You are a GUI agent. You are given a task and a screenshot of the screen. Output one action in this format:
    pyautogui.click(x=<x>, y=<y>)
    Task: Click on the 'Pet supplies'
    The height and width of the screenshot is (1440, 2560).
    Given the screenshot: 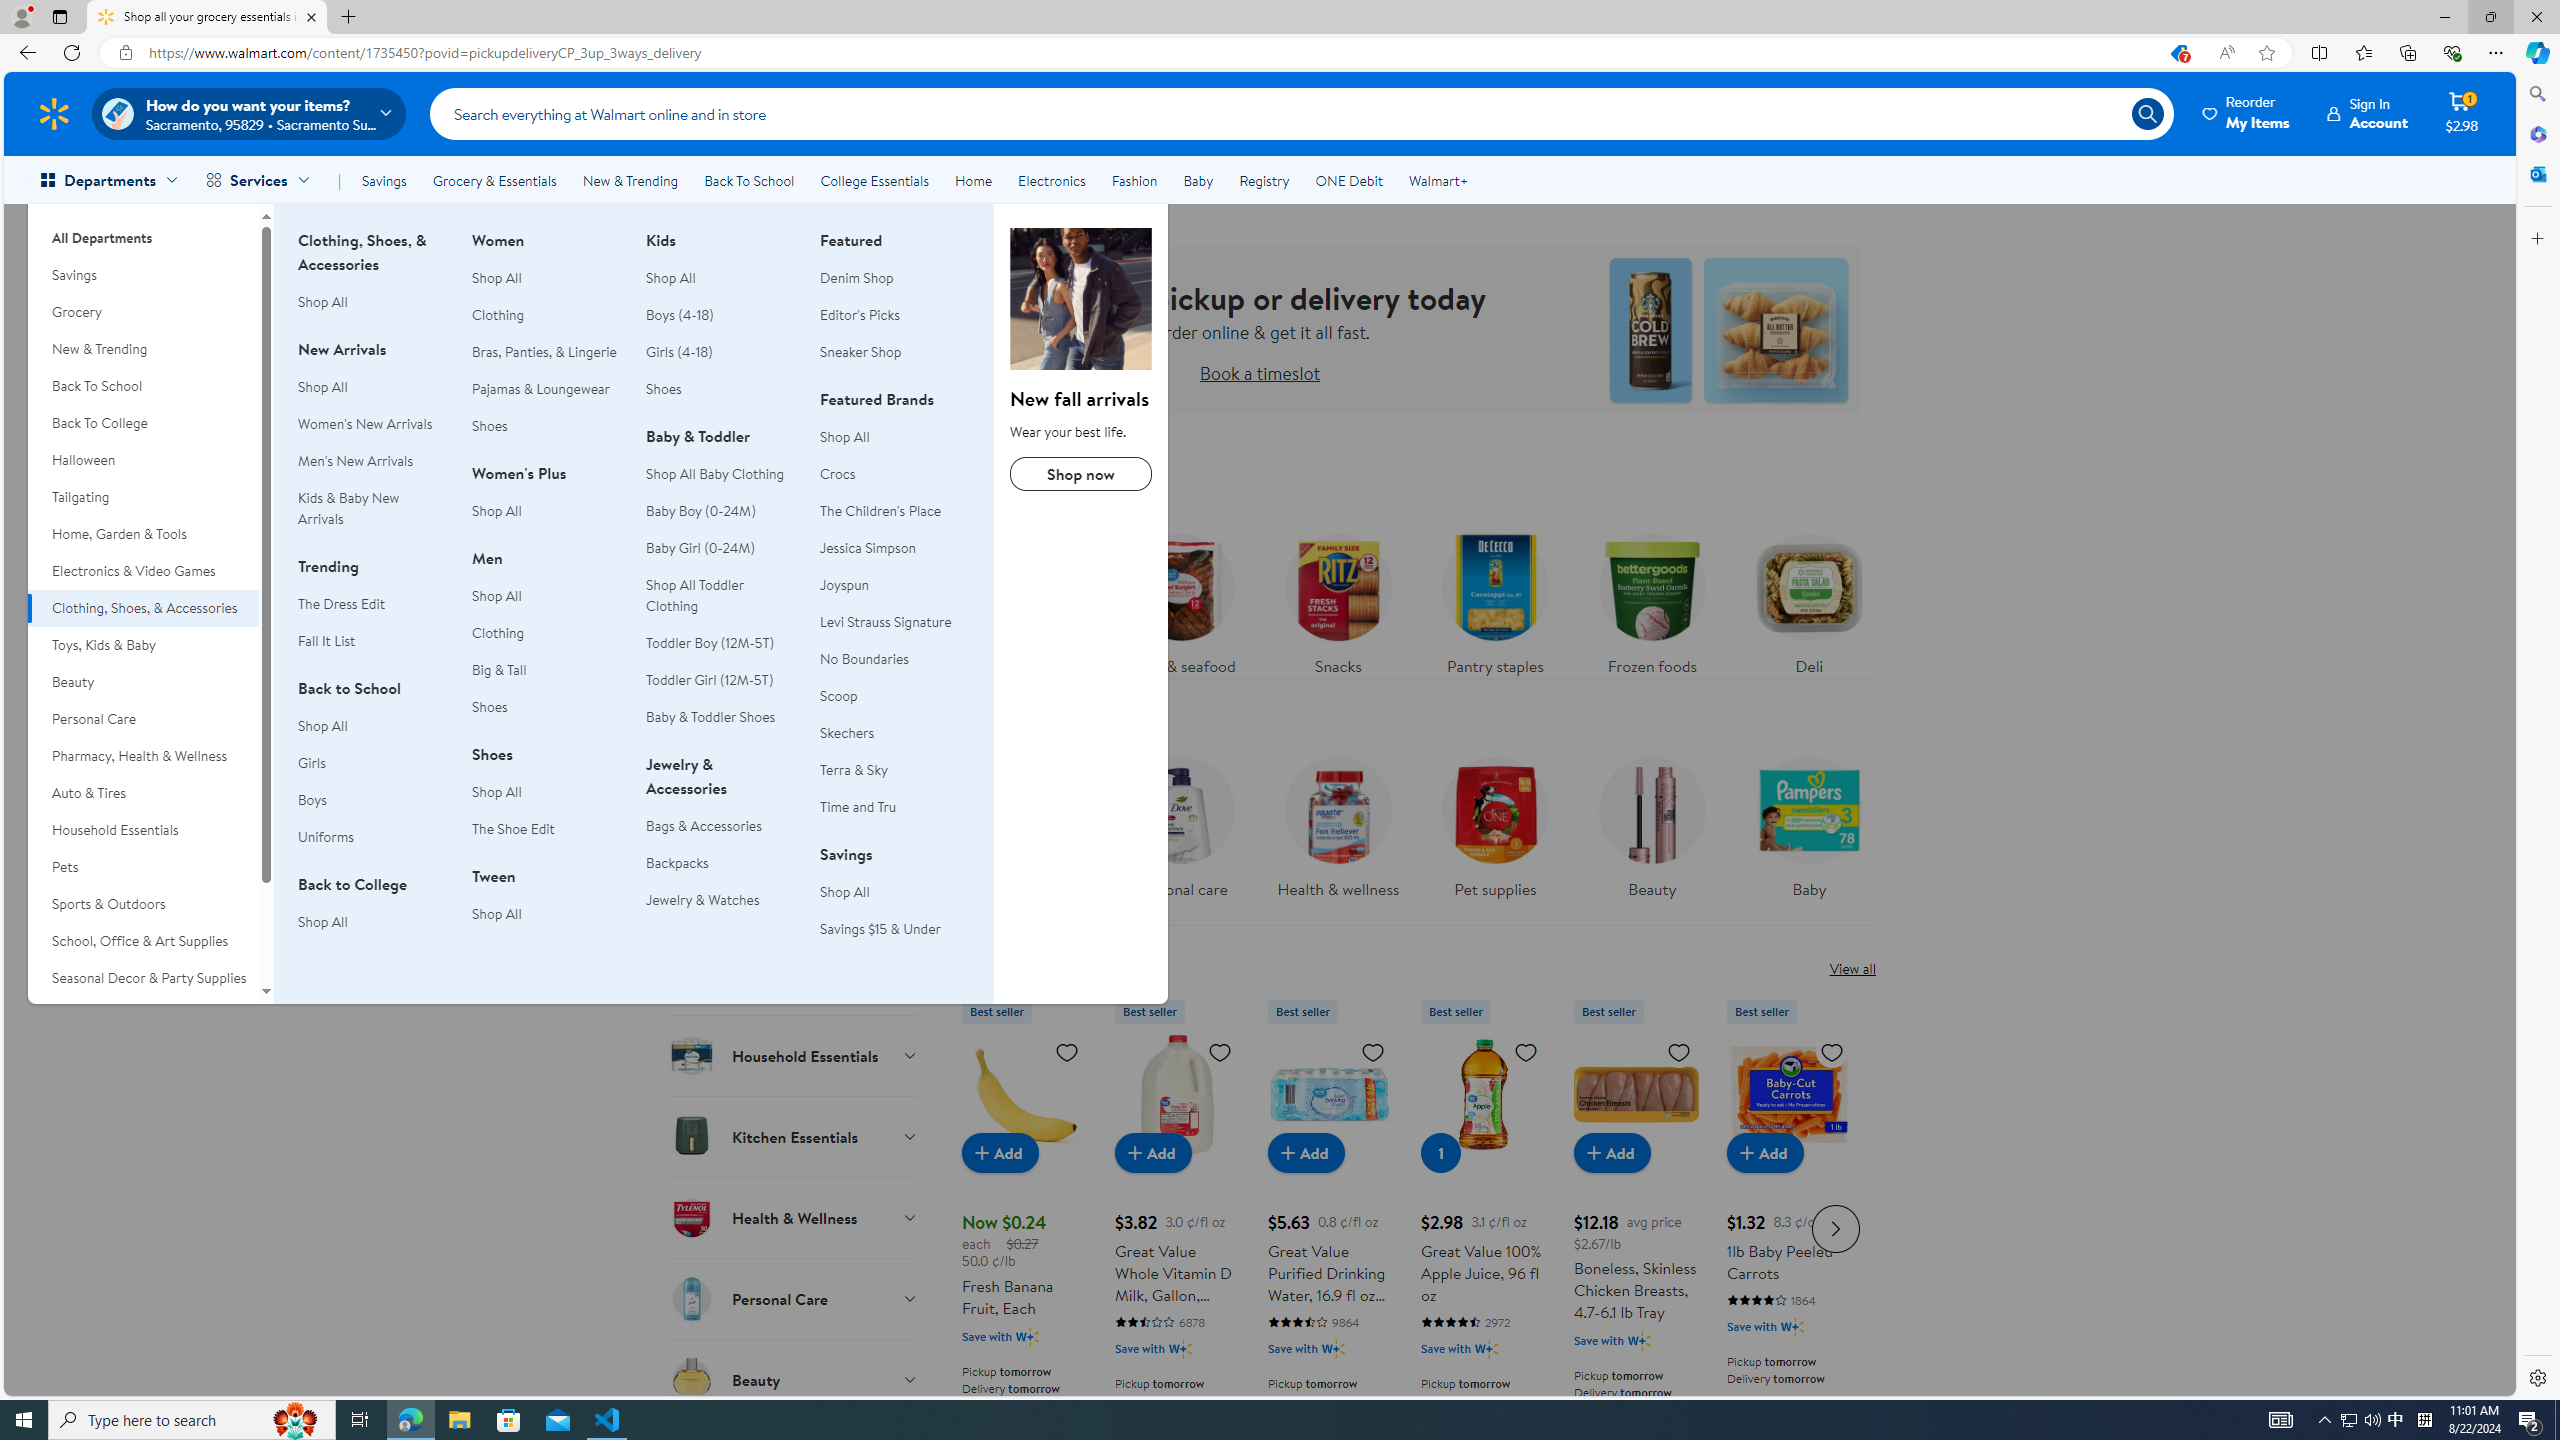 What is the action you would take?
    pyautogui.click(x=1495, y=832)
    